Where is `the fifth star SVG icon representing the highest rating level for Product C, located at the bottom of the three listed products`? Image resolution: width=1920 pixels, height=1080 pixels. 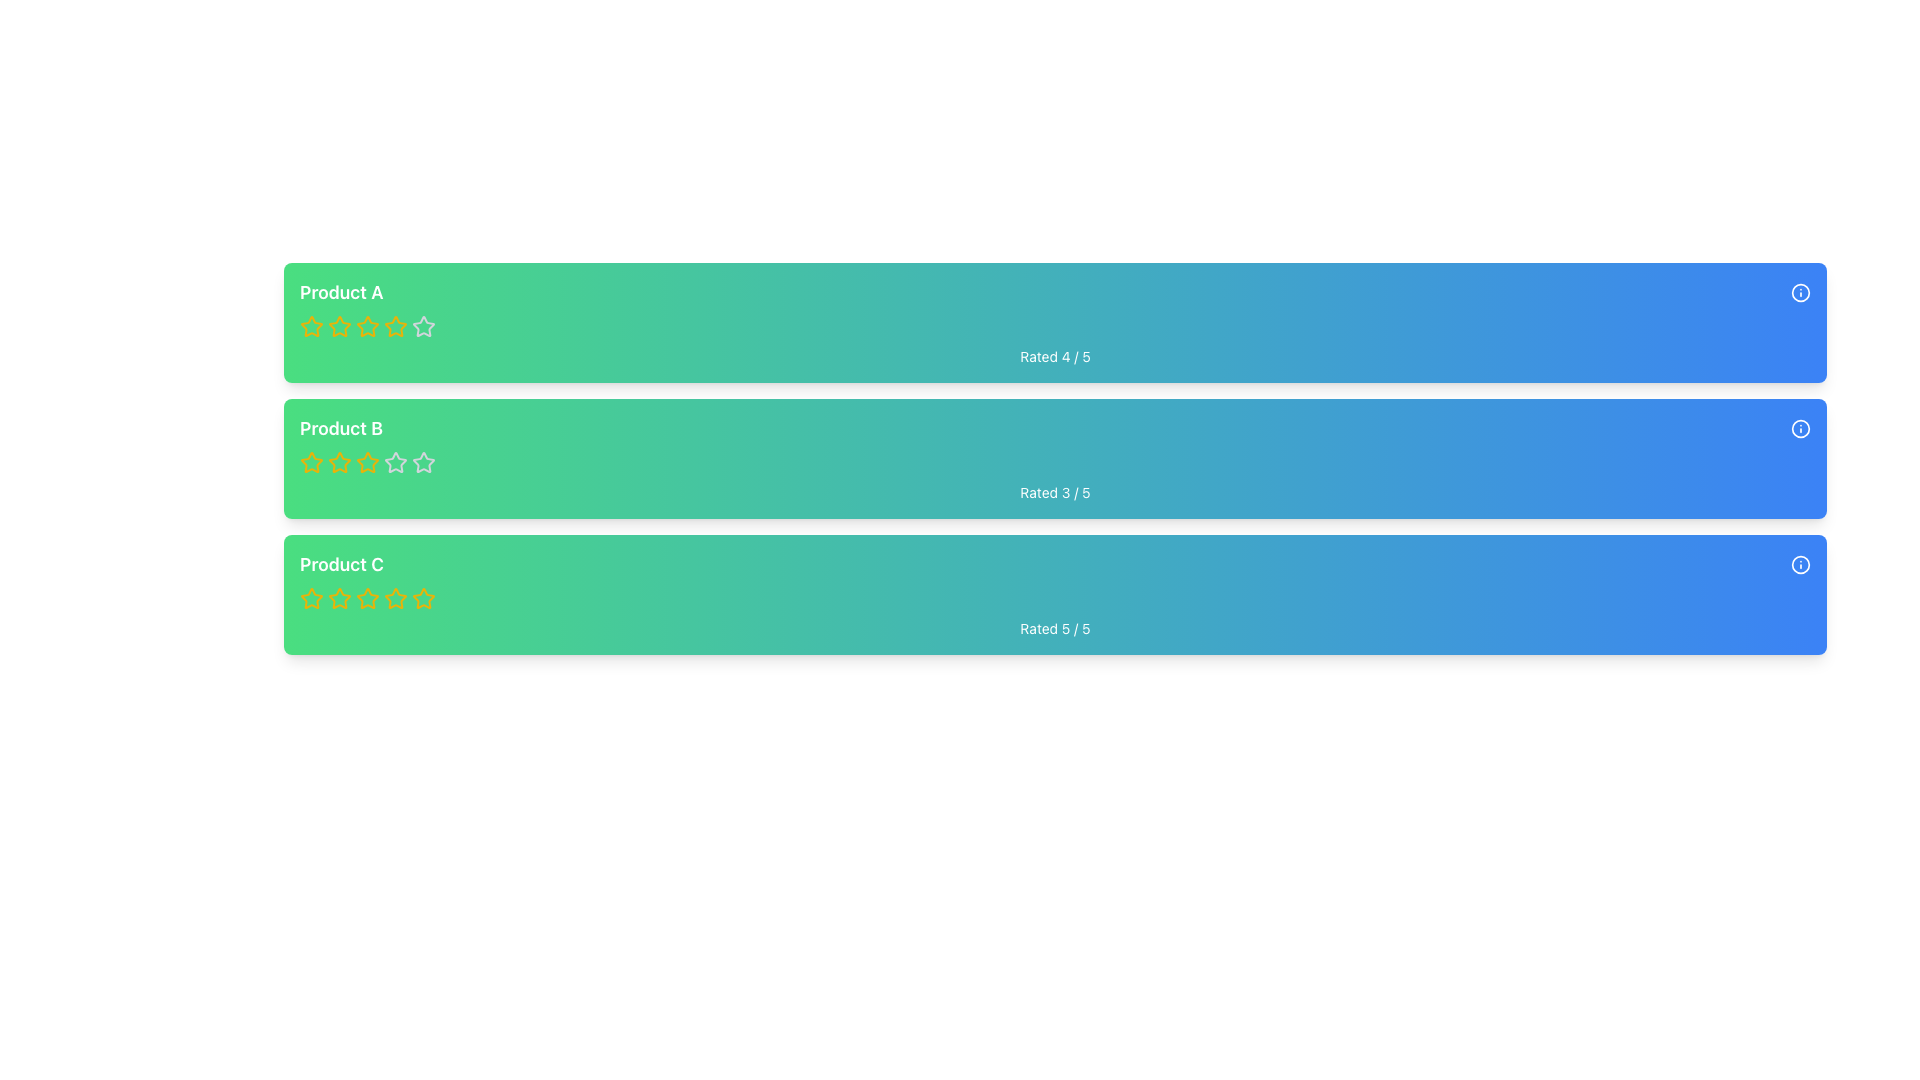 the fifth star SVG icon representing the highest rating level for Product C, located at the bottom of the three listed products is located at coordinates (422, 597).